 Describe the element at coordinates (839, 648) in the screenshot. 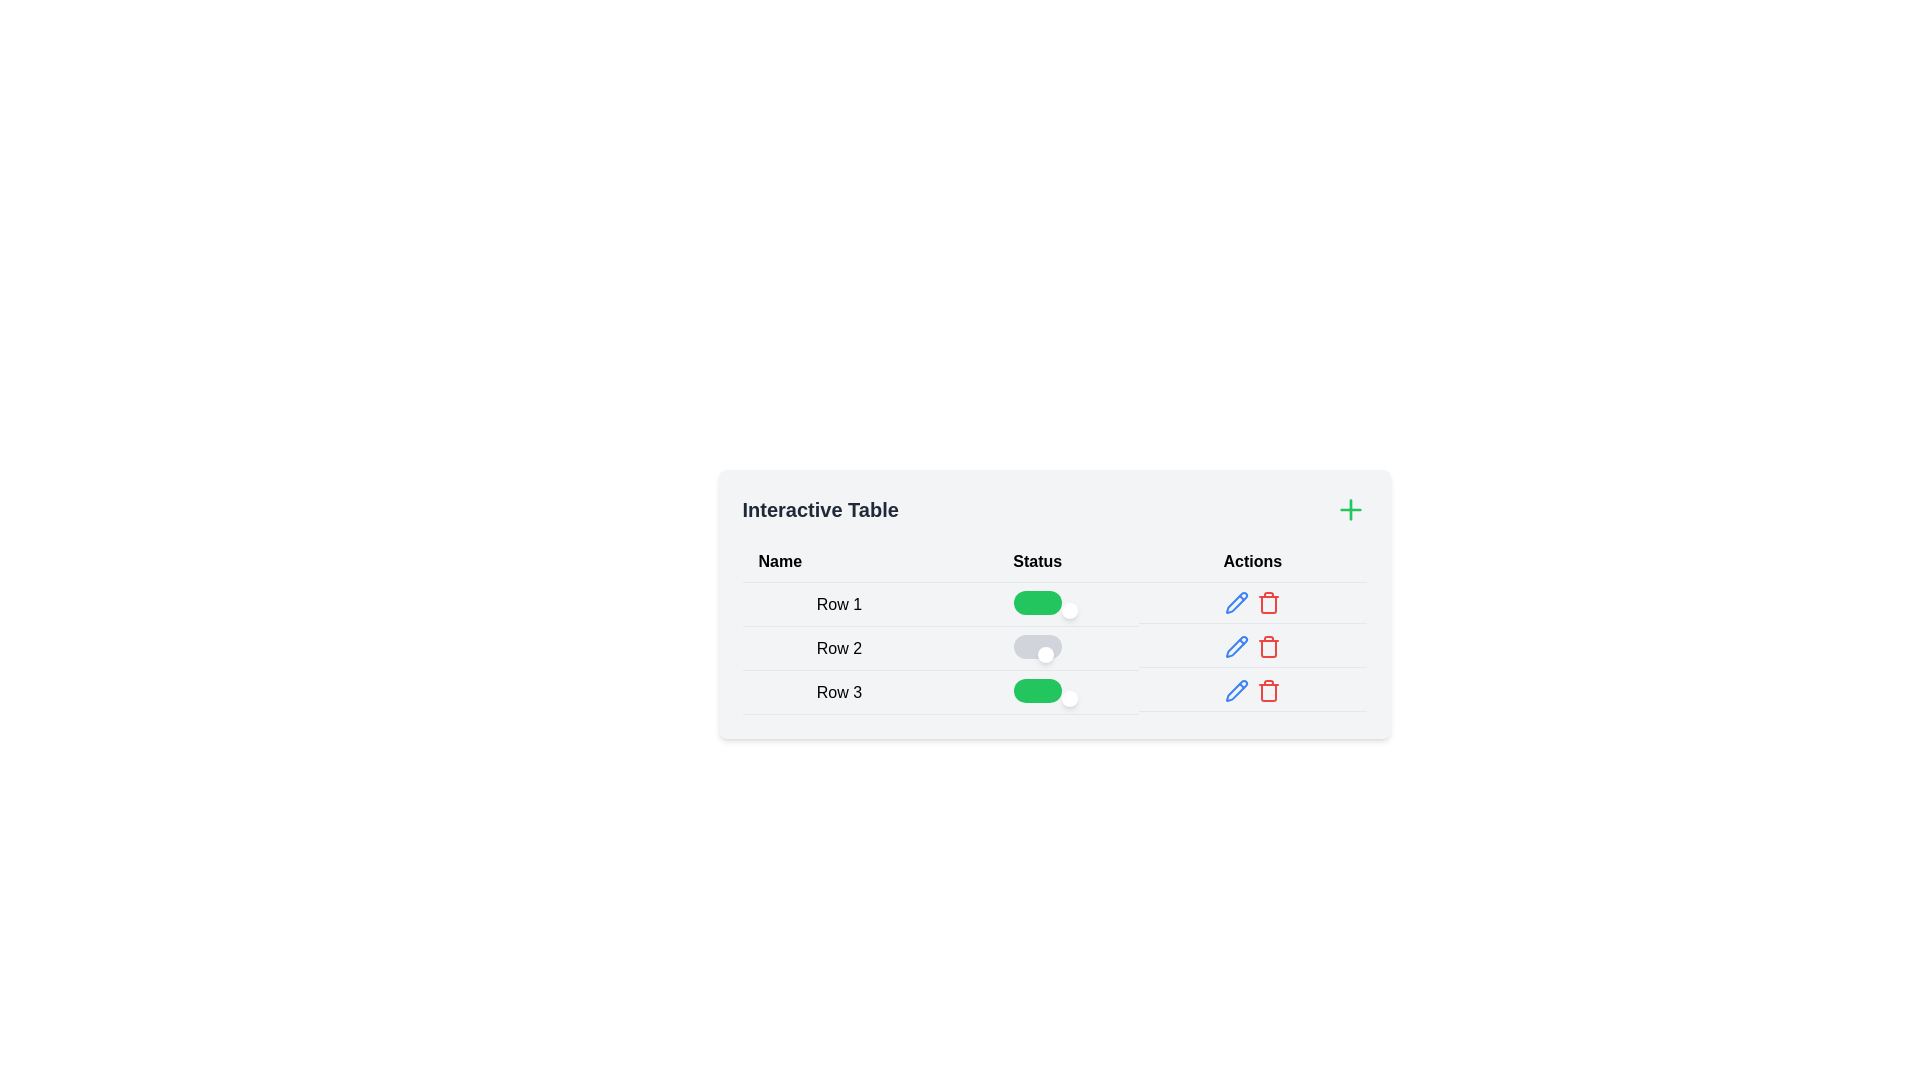

I see `the text label displaying 'Row 2' which is located in the leftmost column of the second row of the table` at that location.